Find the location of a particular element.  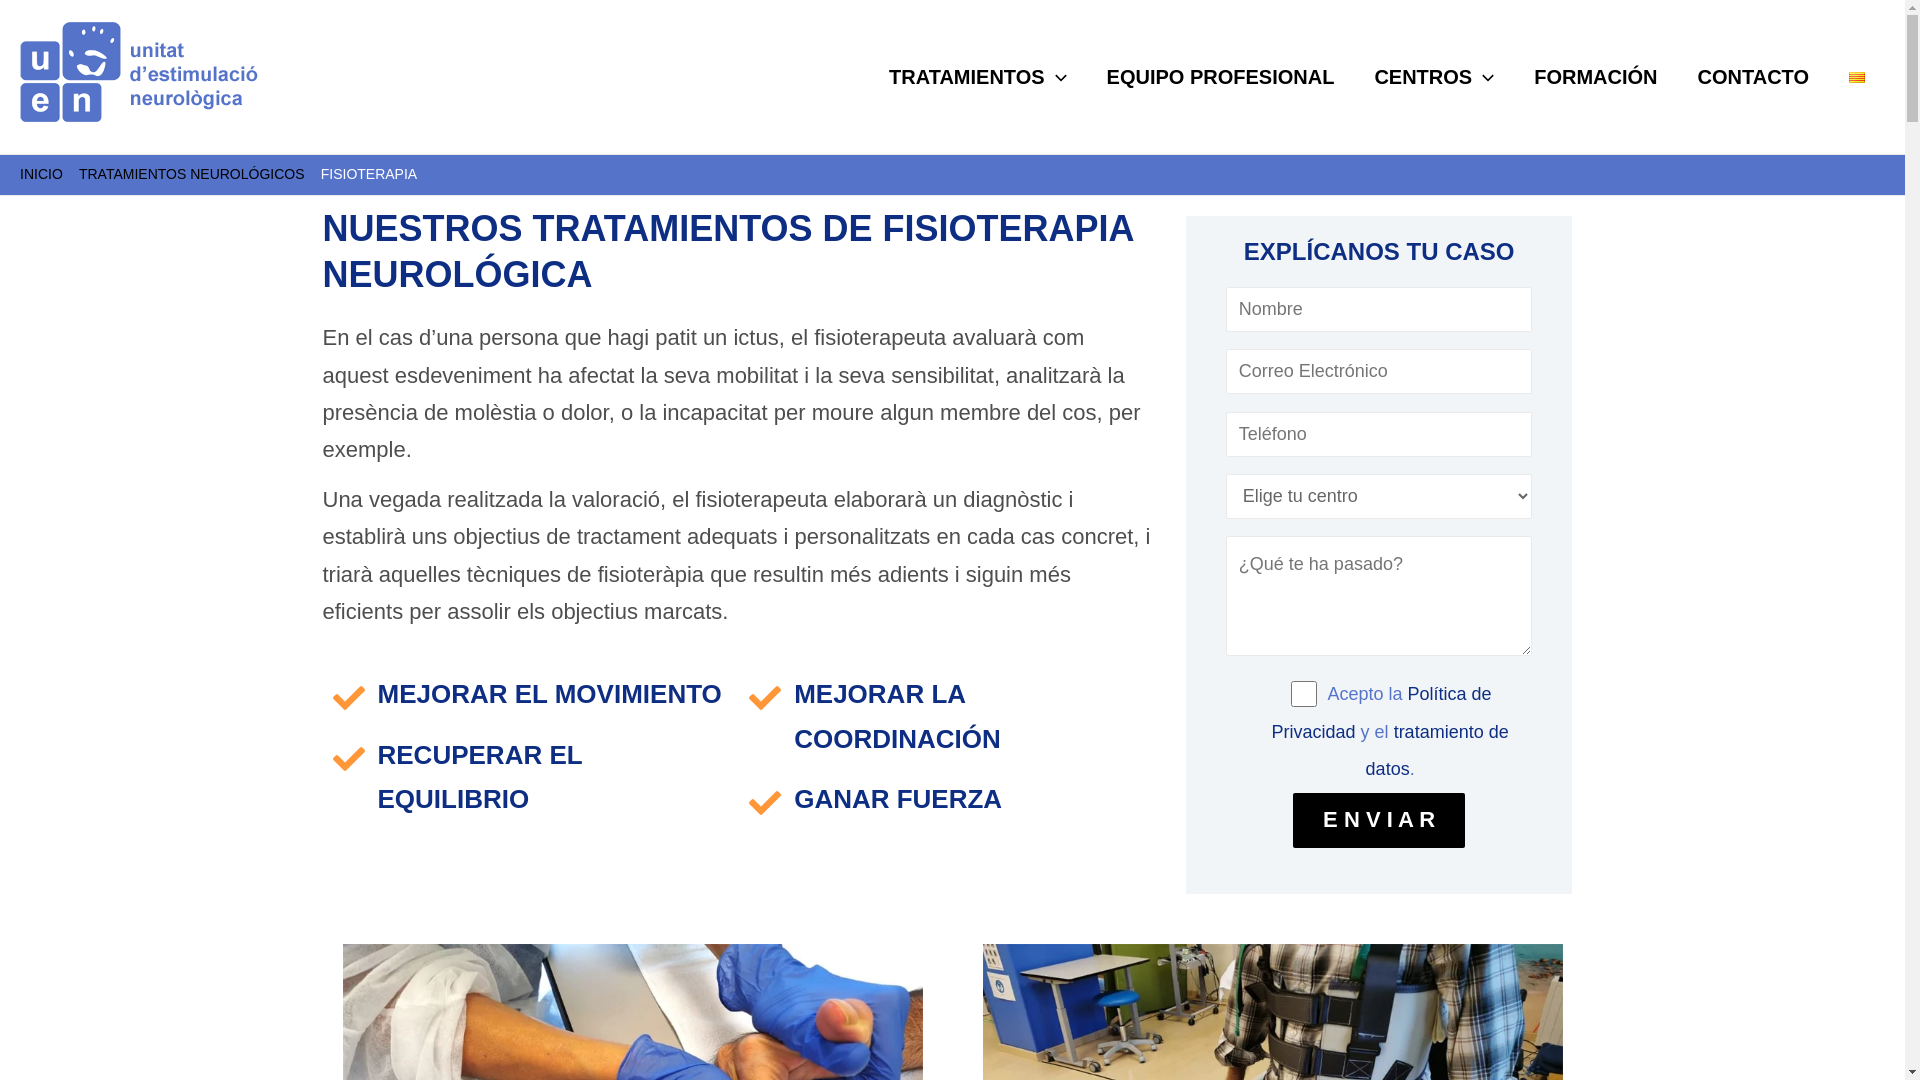

'TRATAMIENTOS' is located at coordinates (978, 76).